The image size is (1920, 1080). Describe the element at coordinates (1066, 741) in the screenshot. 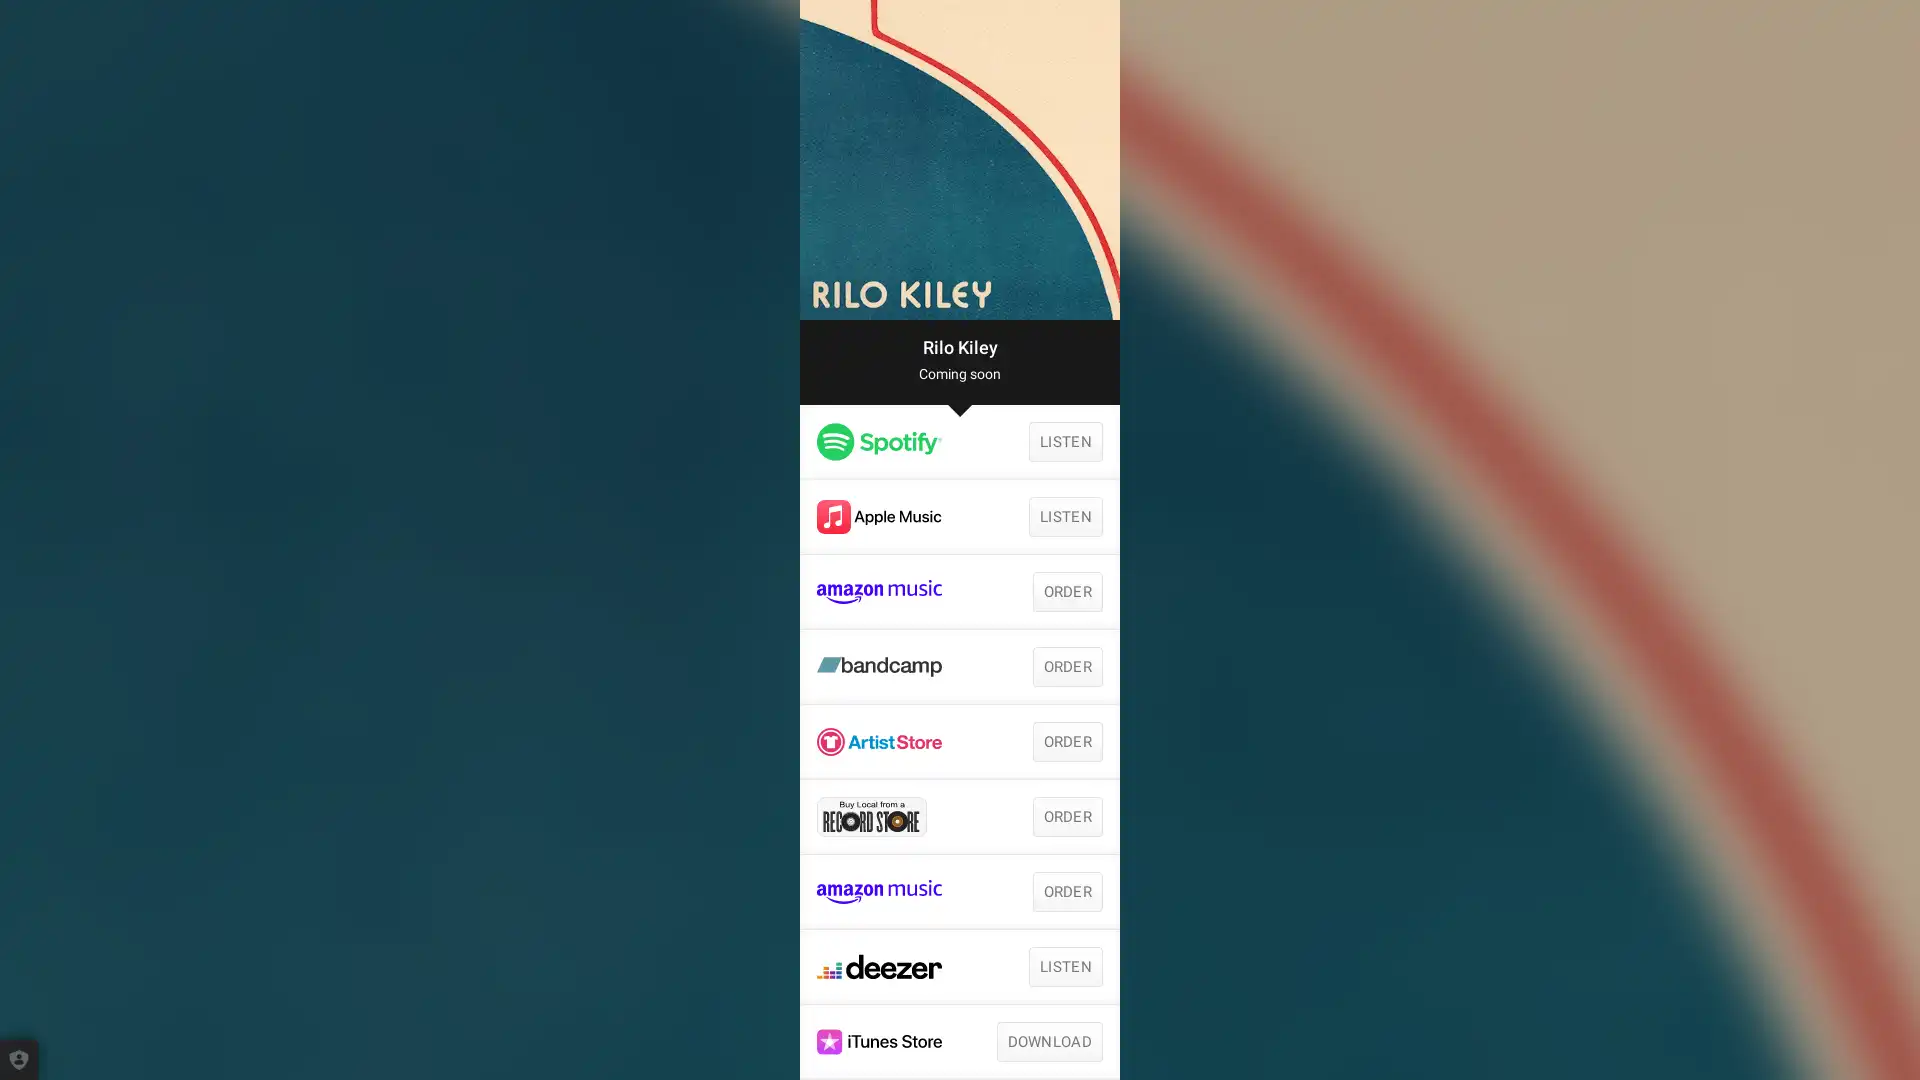

I see `ORDER` at that location.